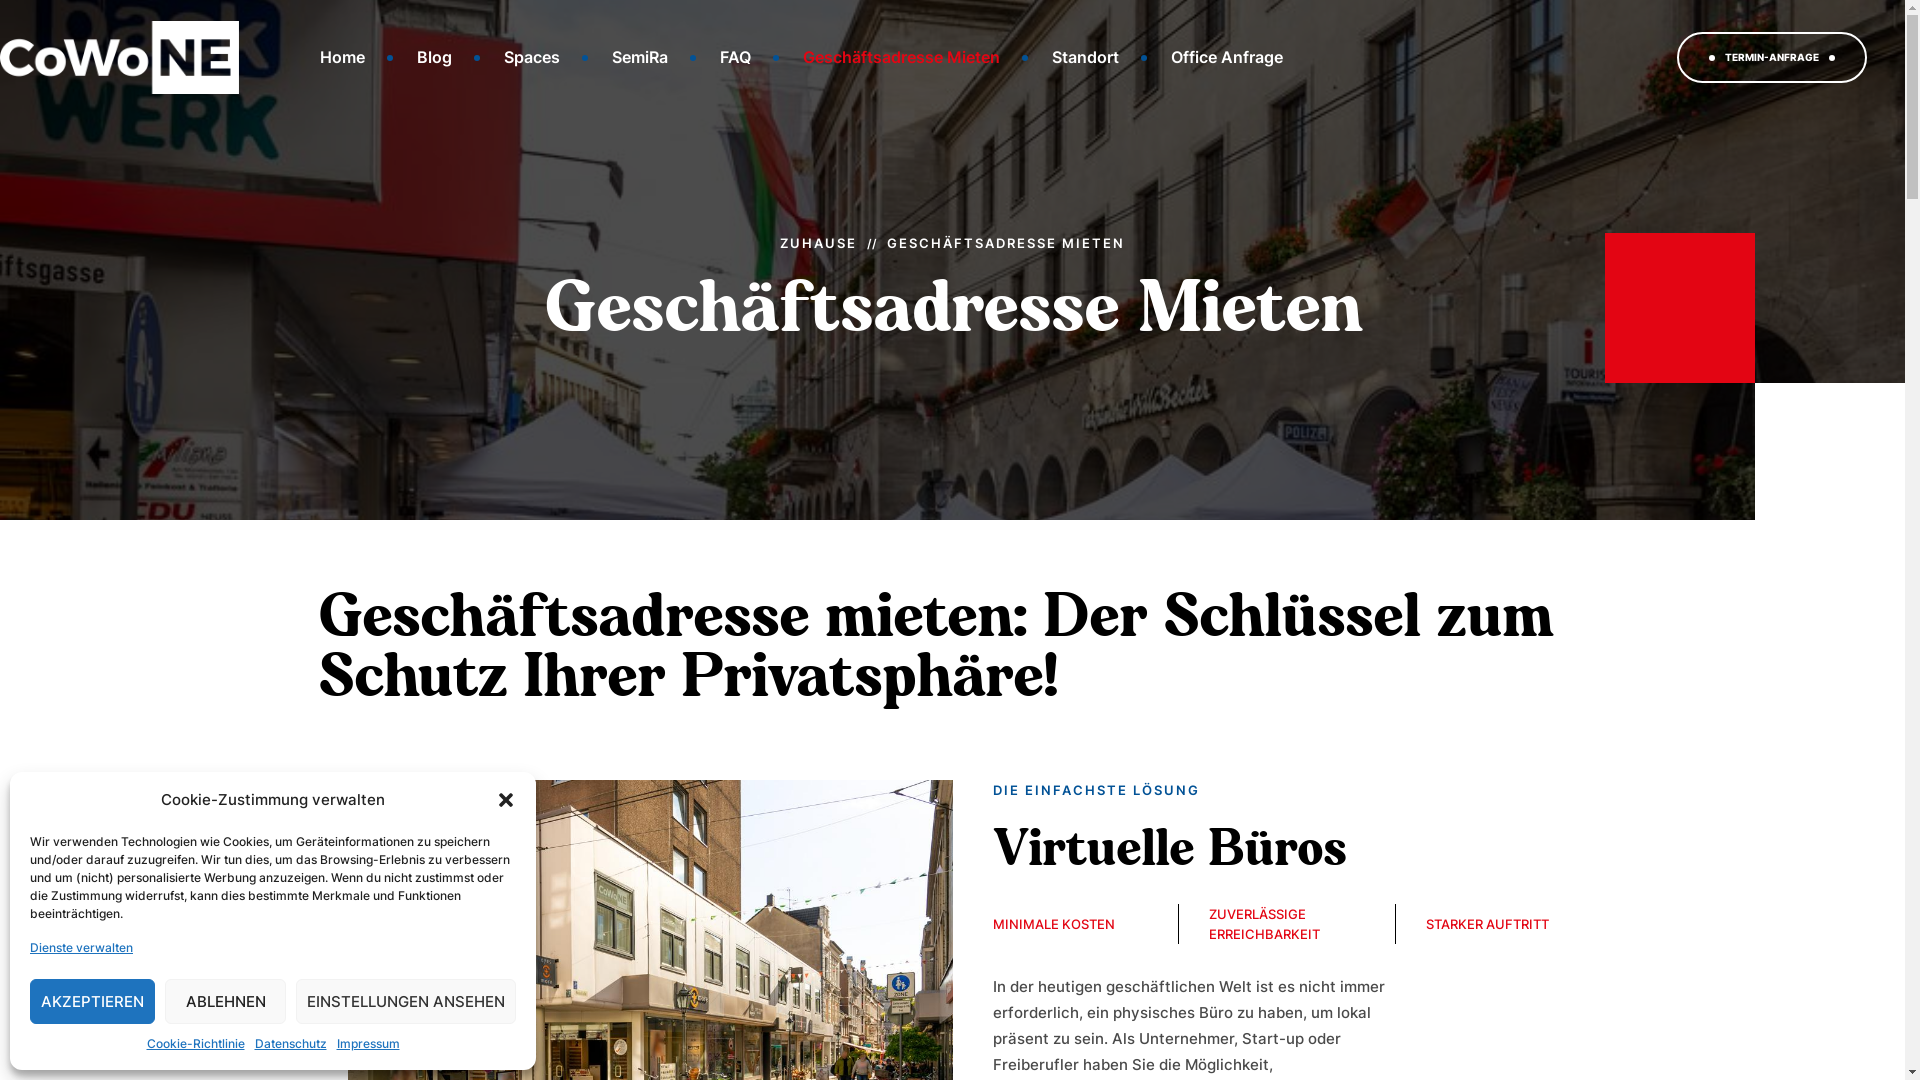  Describe the element at coordinates (1771, 56) in the screenshot. I see `'TERMIN-ANFRAGE'` at that location.